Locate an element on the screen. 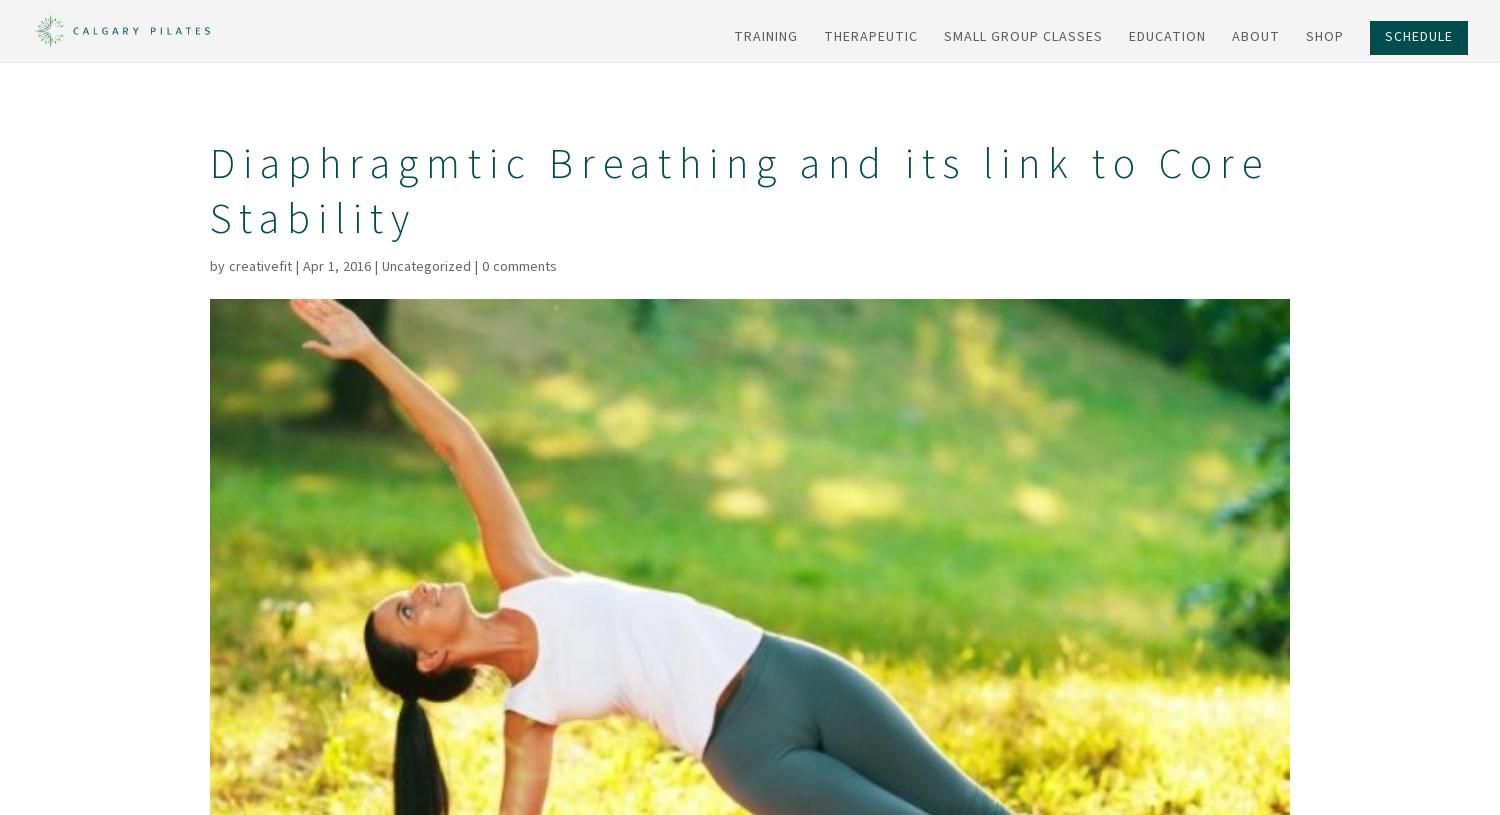  'Course Dates' is located at coordinates (1219, 290).